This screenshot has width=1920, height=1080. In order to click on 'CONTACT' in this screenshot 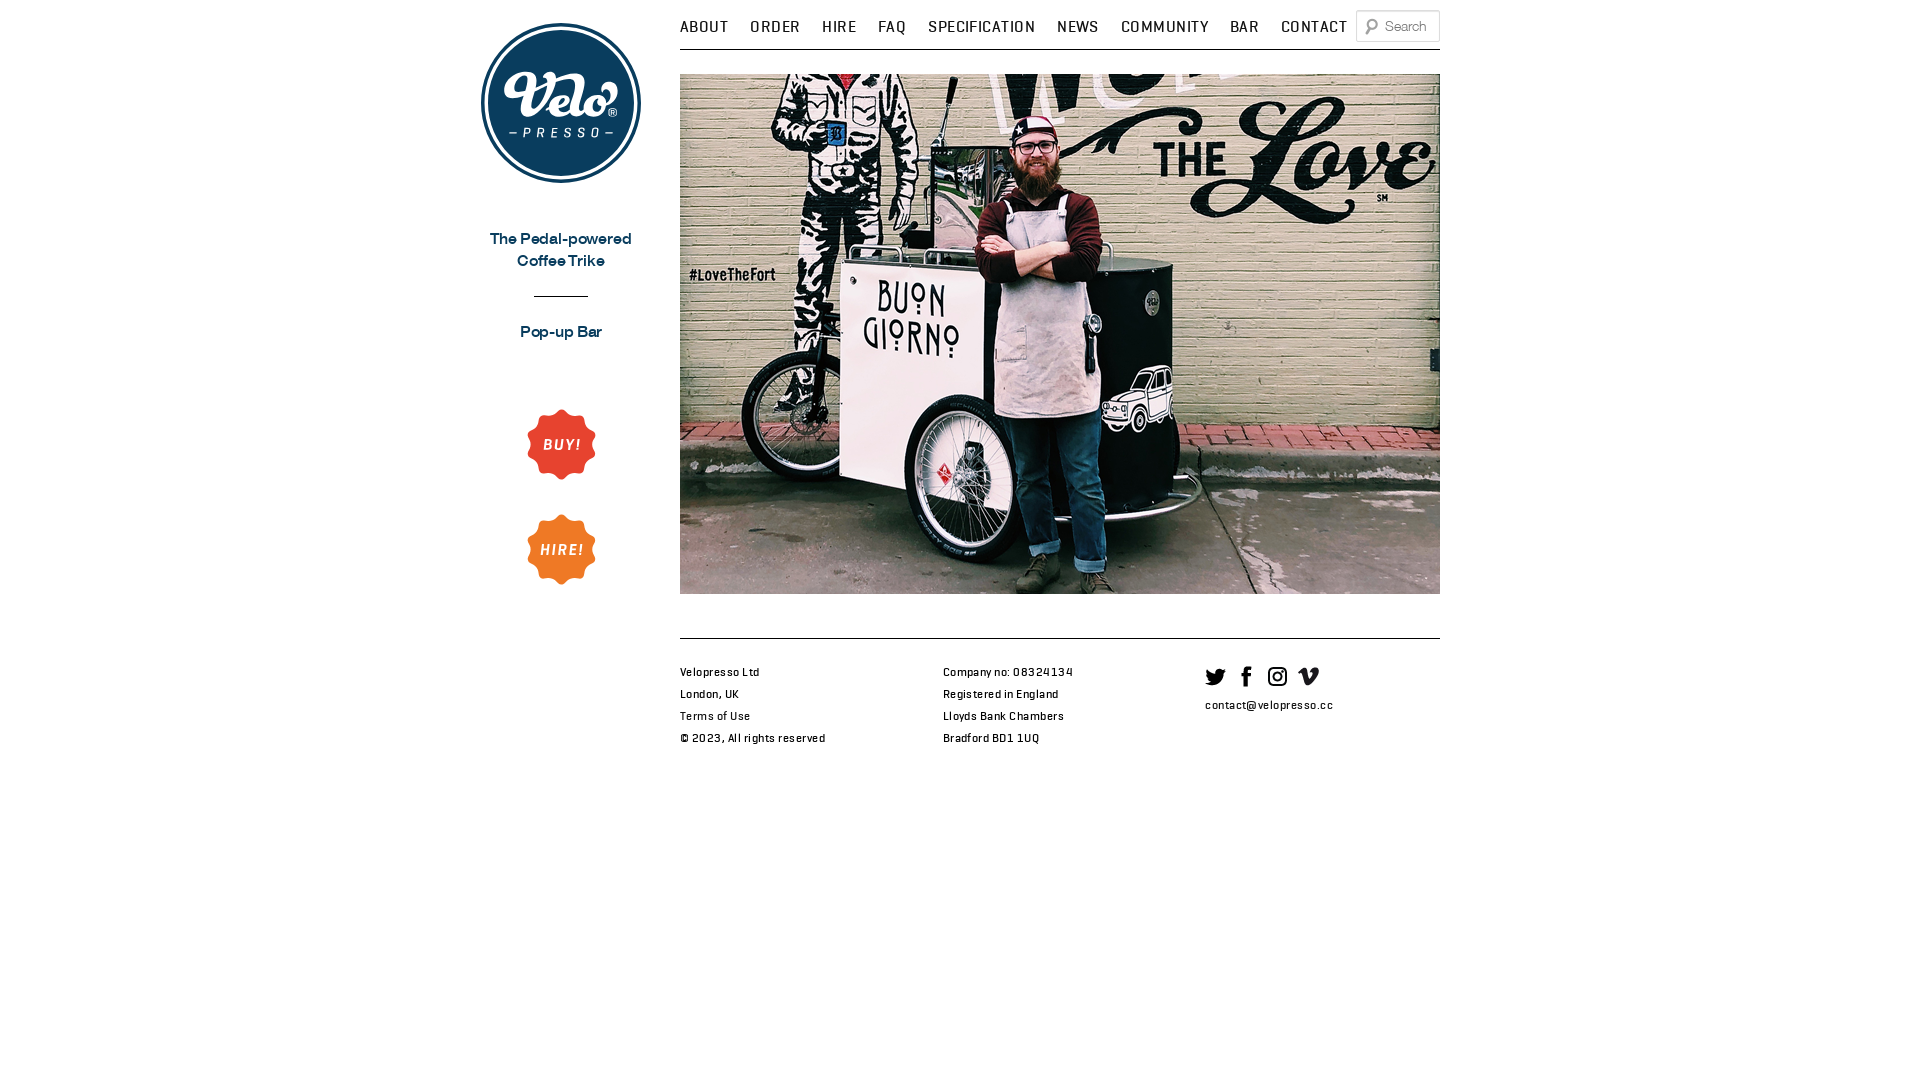, I will do `click(1324, 27)`.